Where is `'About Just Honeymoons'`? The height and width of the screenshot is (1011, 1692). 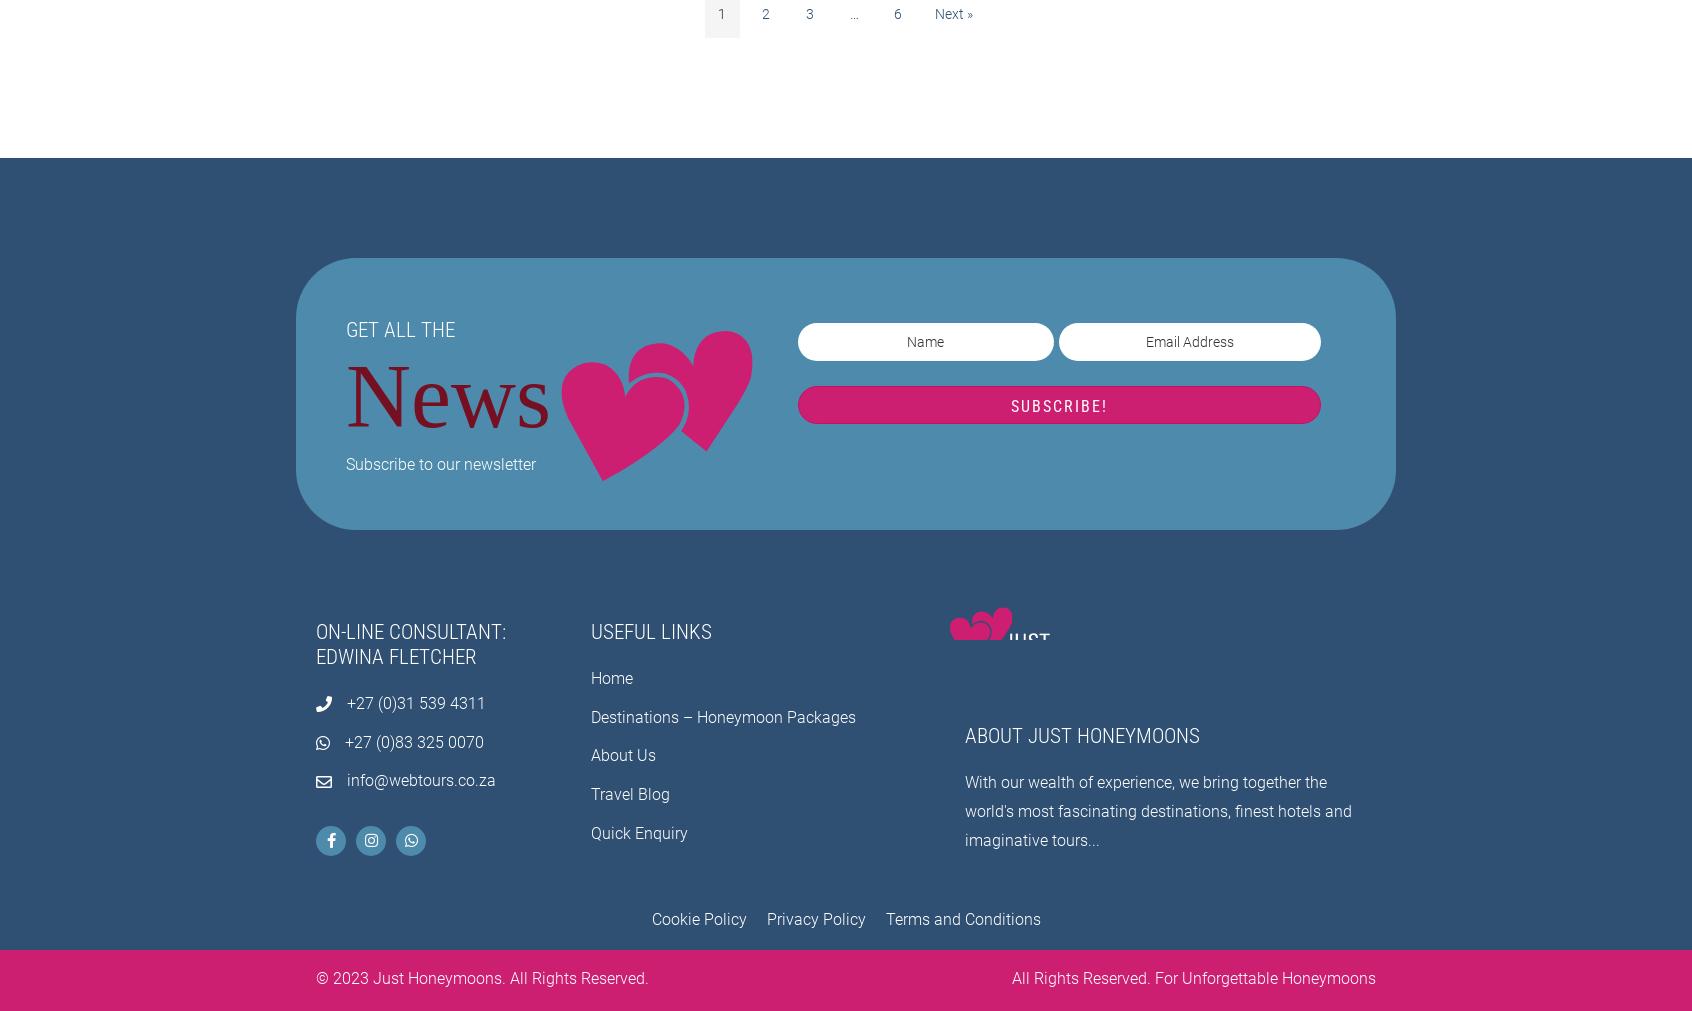 'About Just Honeymoons' is located at coordinates (1082, 735).